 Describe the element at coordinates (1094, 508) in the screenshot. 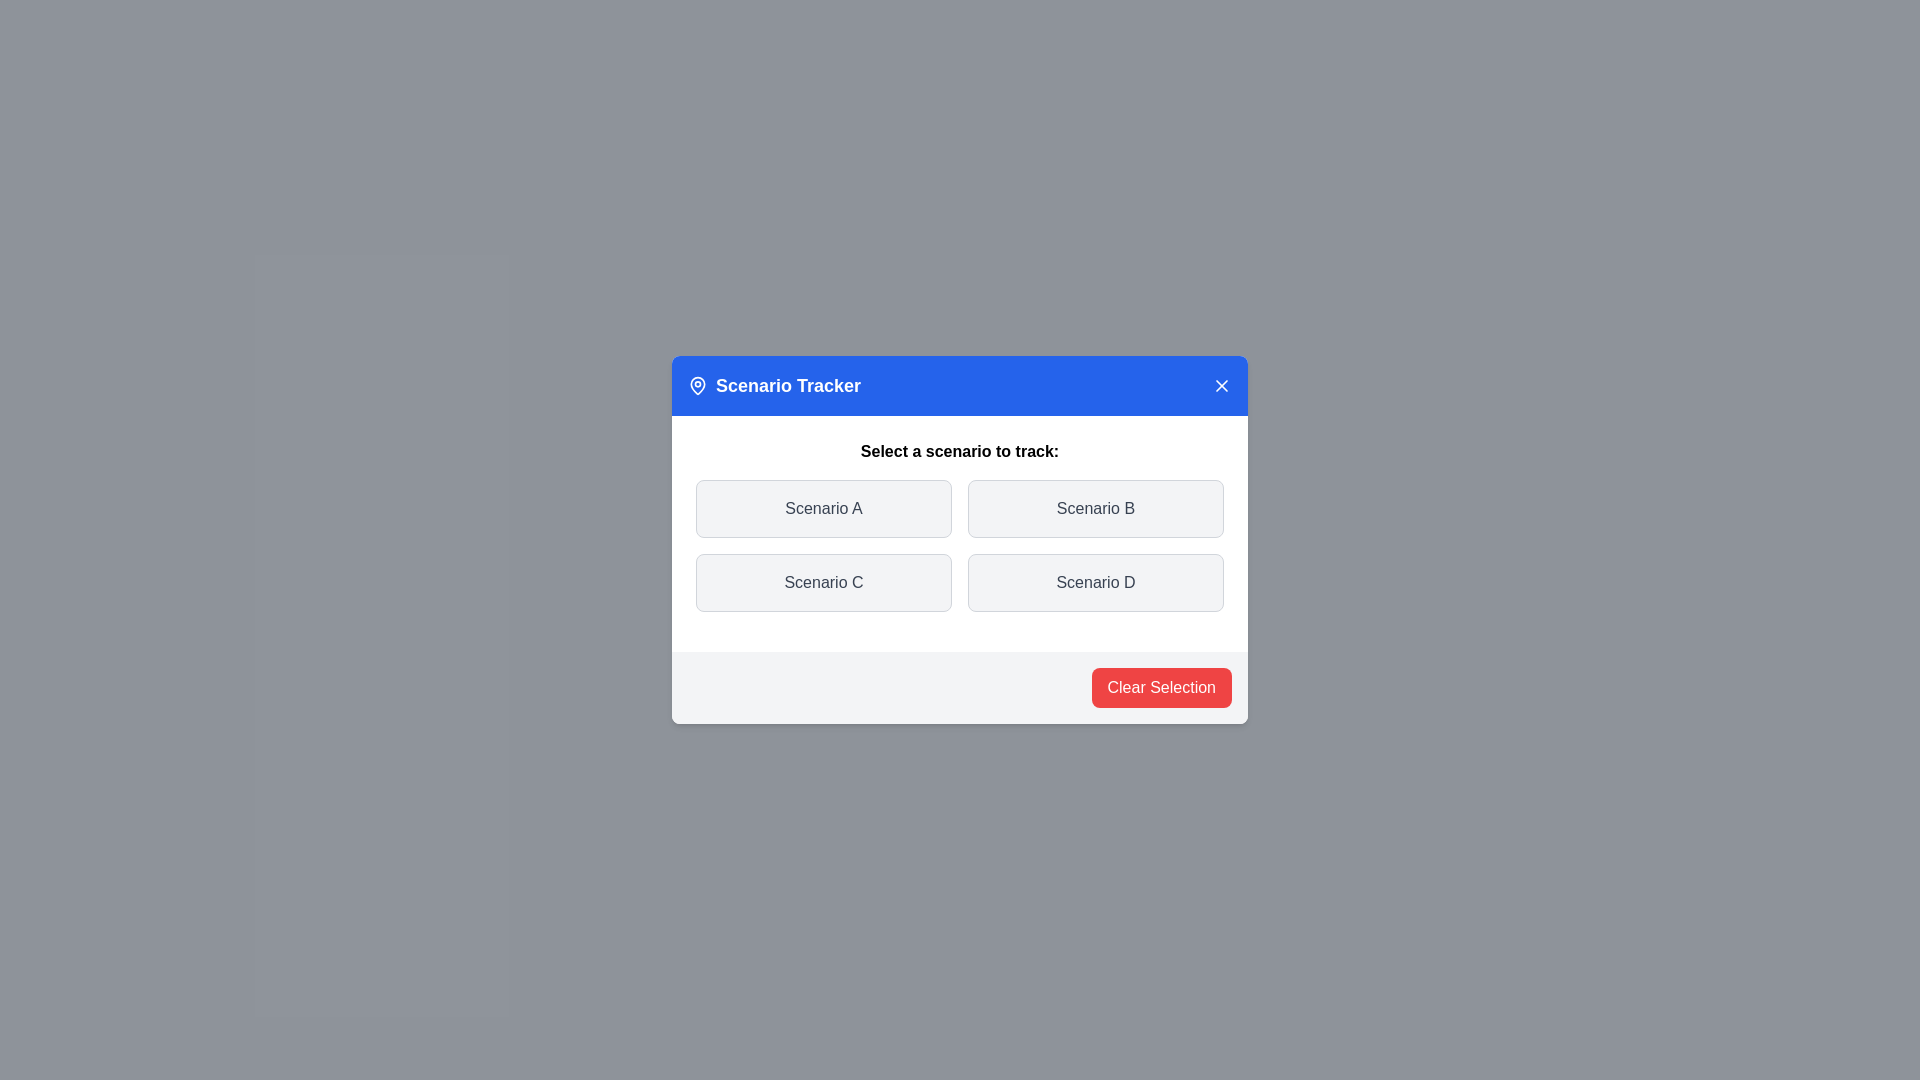

I see `the scenario Scenario B by clicking on its respective button` at that location.